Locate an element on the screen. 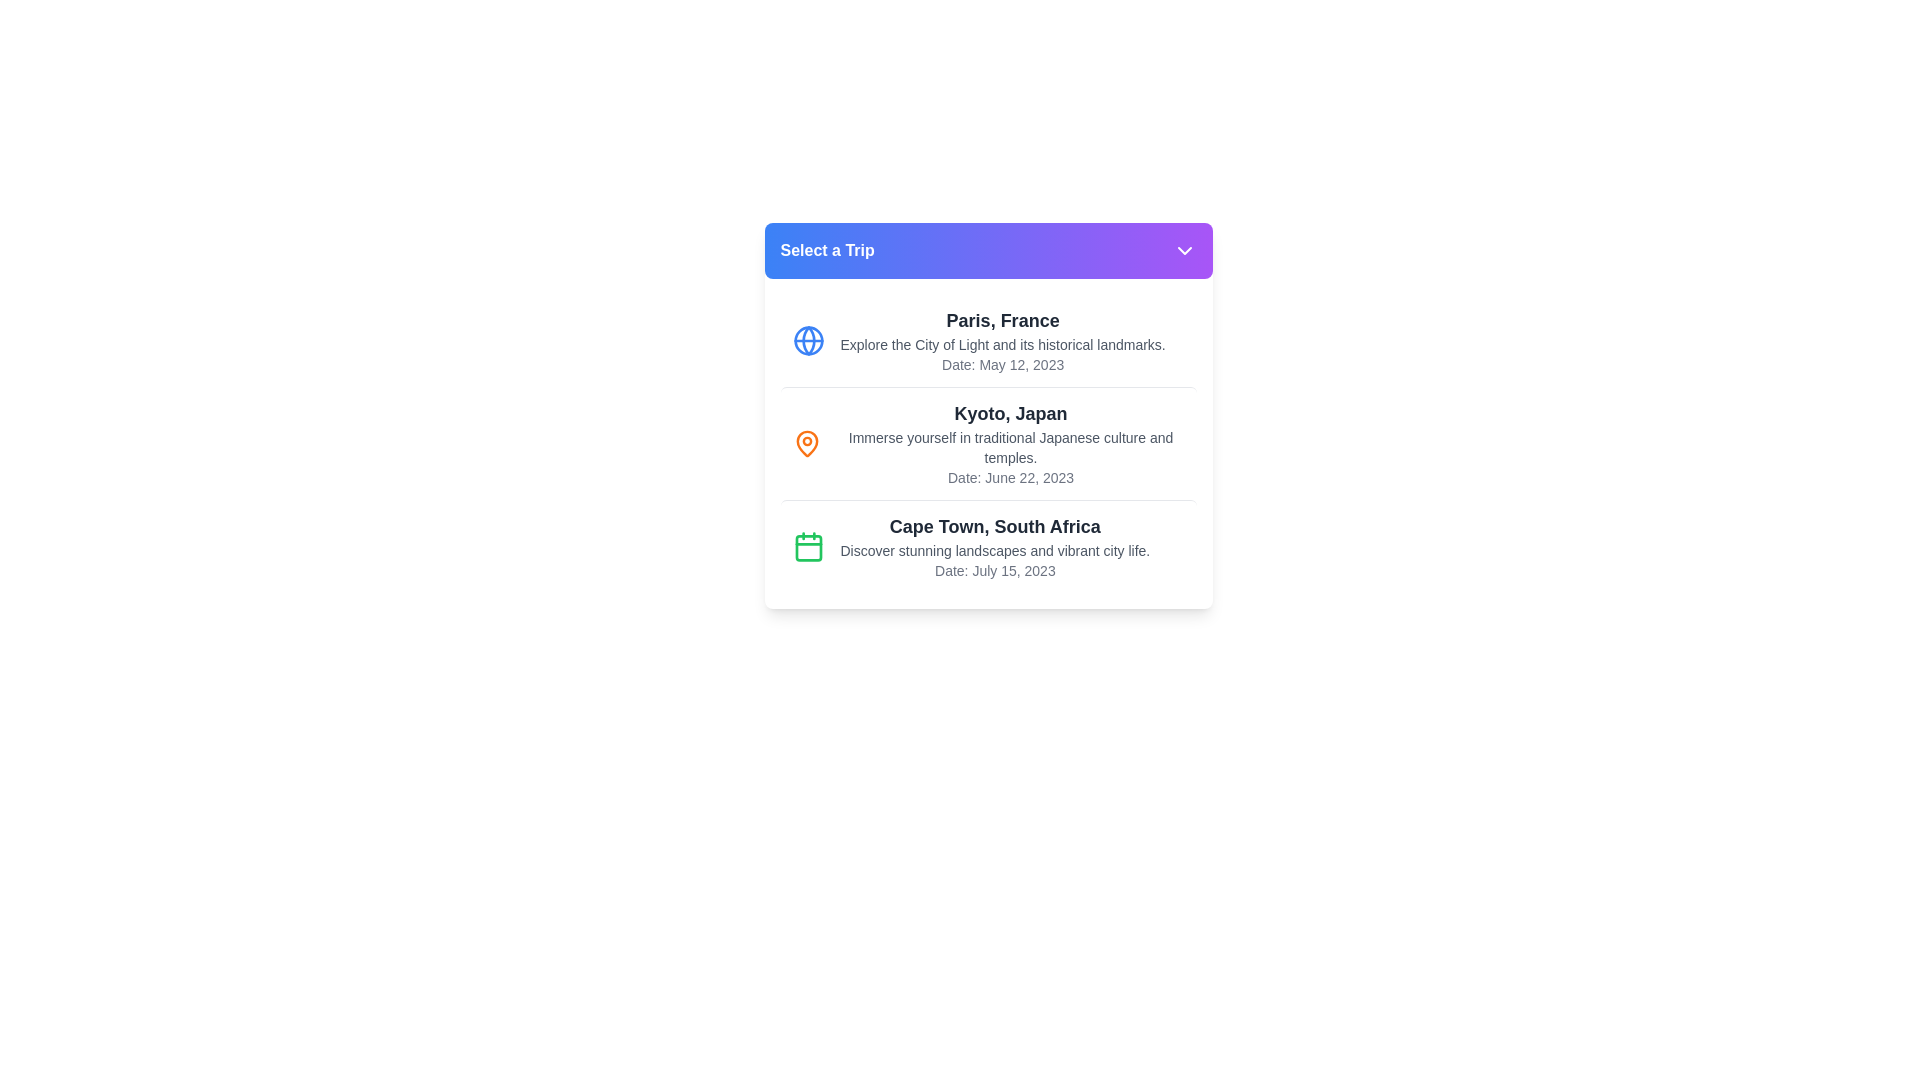 Image resolution: width=1920 pixels, height=1080 pixels. the static text element displaying 'Date: July 15, 2023' located in the third trip description box titled 'Cape Town, South Africa' is located at coordinates (995, 570).